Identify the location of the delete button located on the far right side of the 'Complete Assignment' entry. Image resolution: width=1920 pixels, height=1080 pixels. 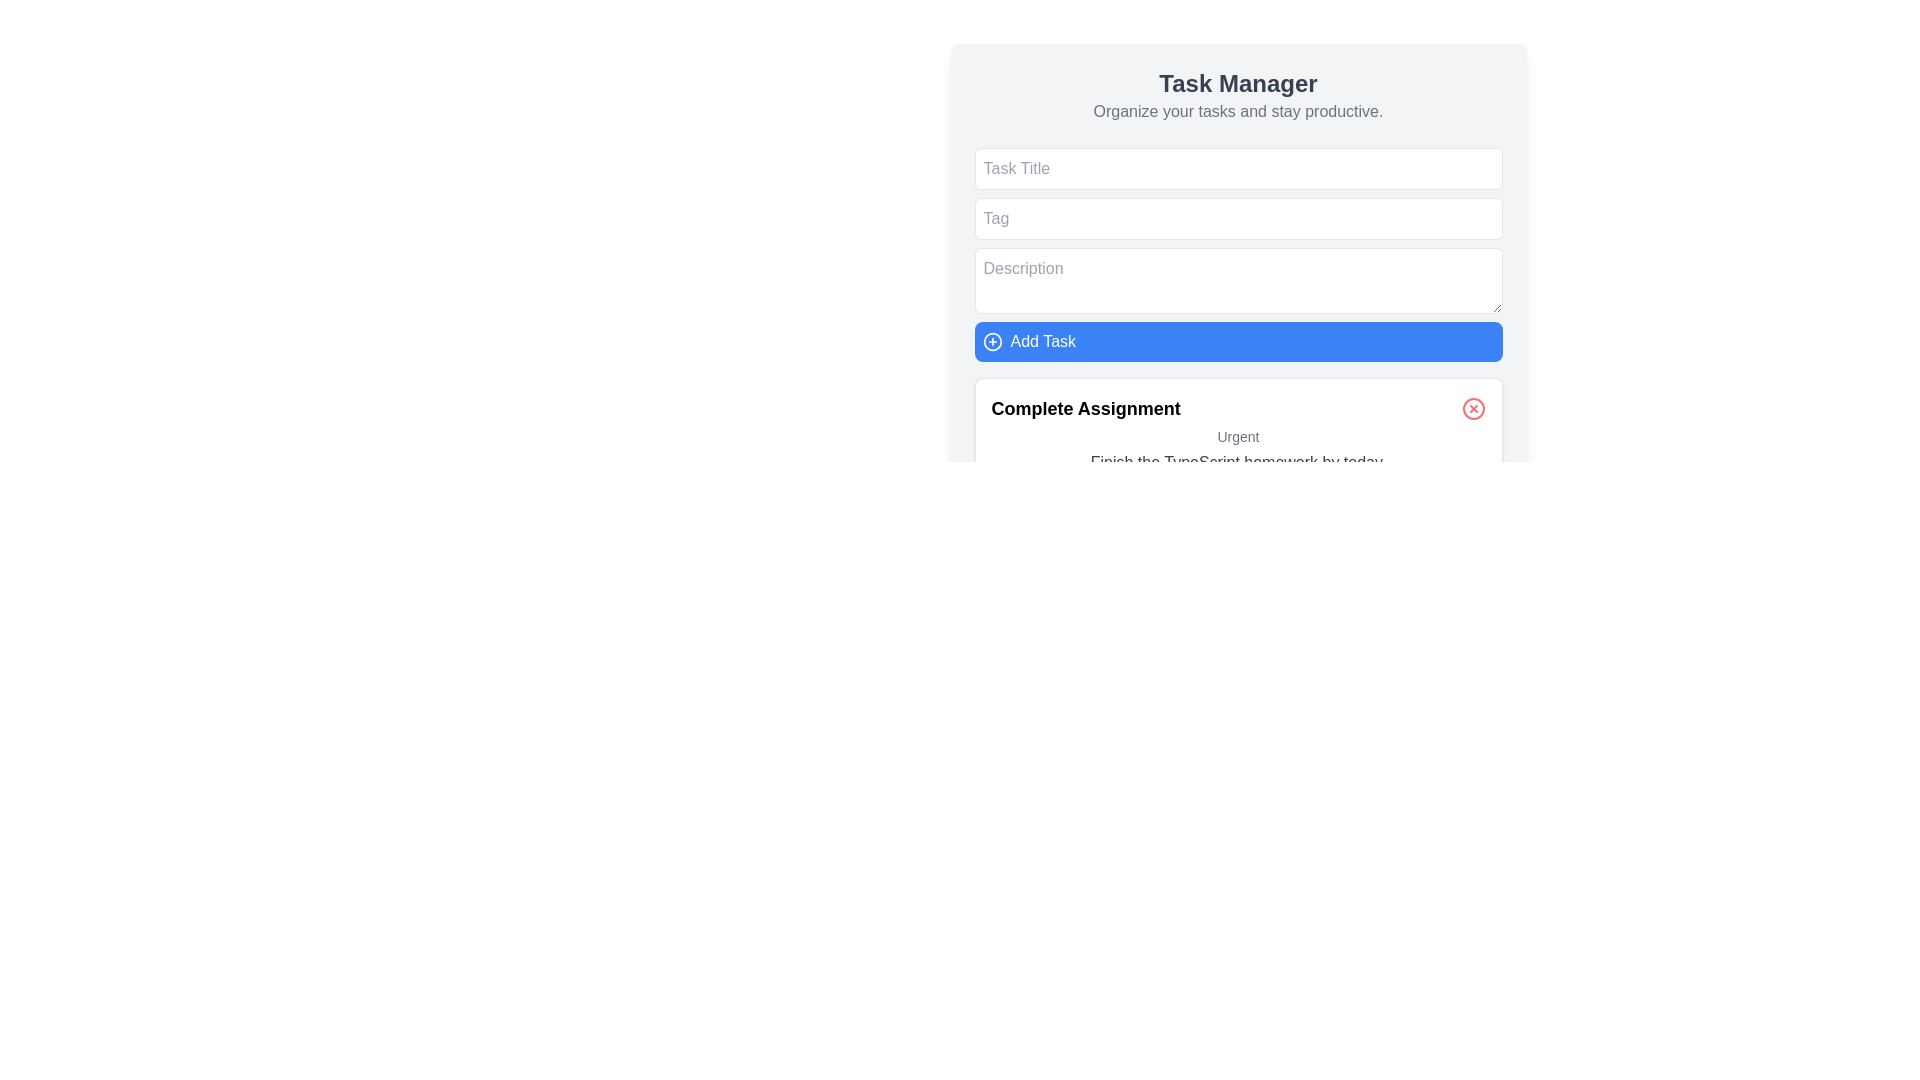
(1473, 407).